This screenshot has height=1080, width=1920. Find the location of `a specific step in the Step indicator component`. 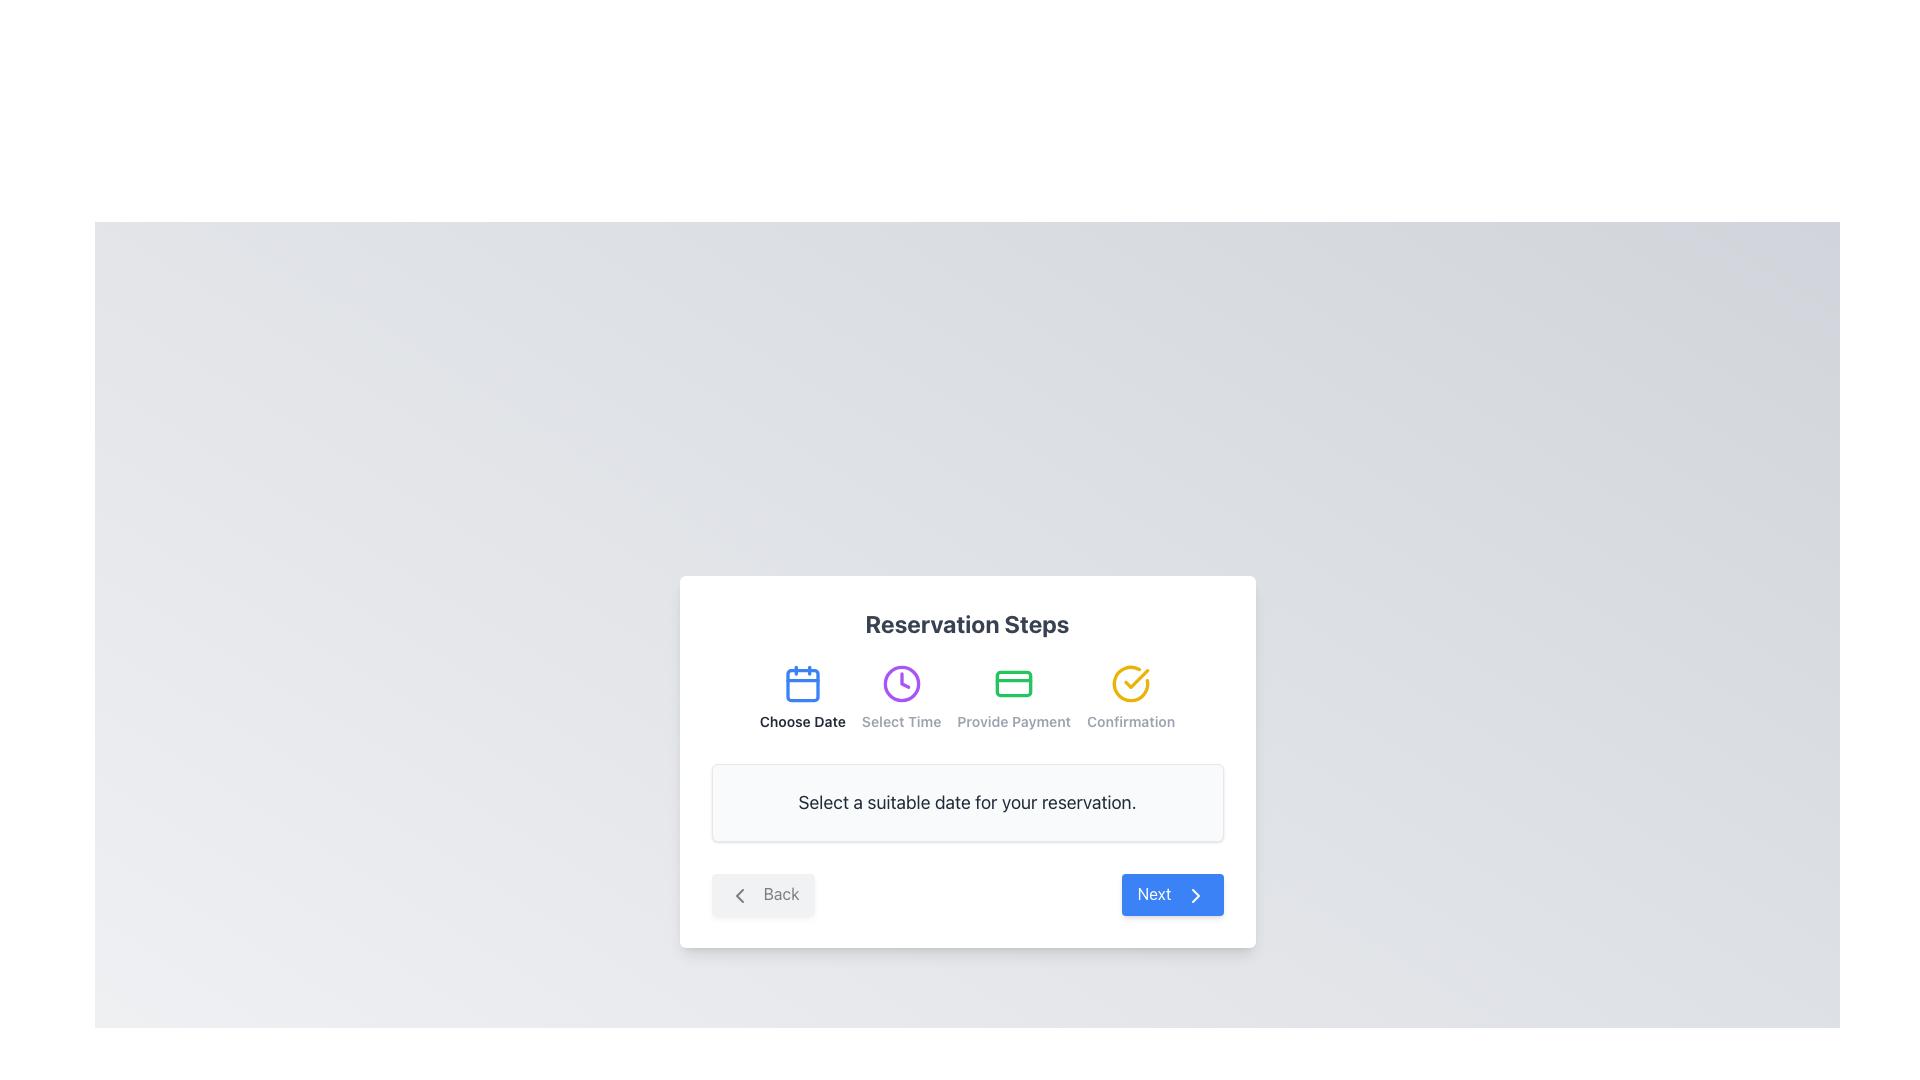

a specific step in the Step indicator component is located at coordinates (967, 697).